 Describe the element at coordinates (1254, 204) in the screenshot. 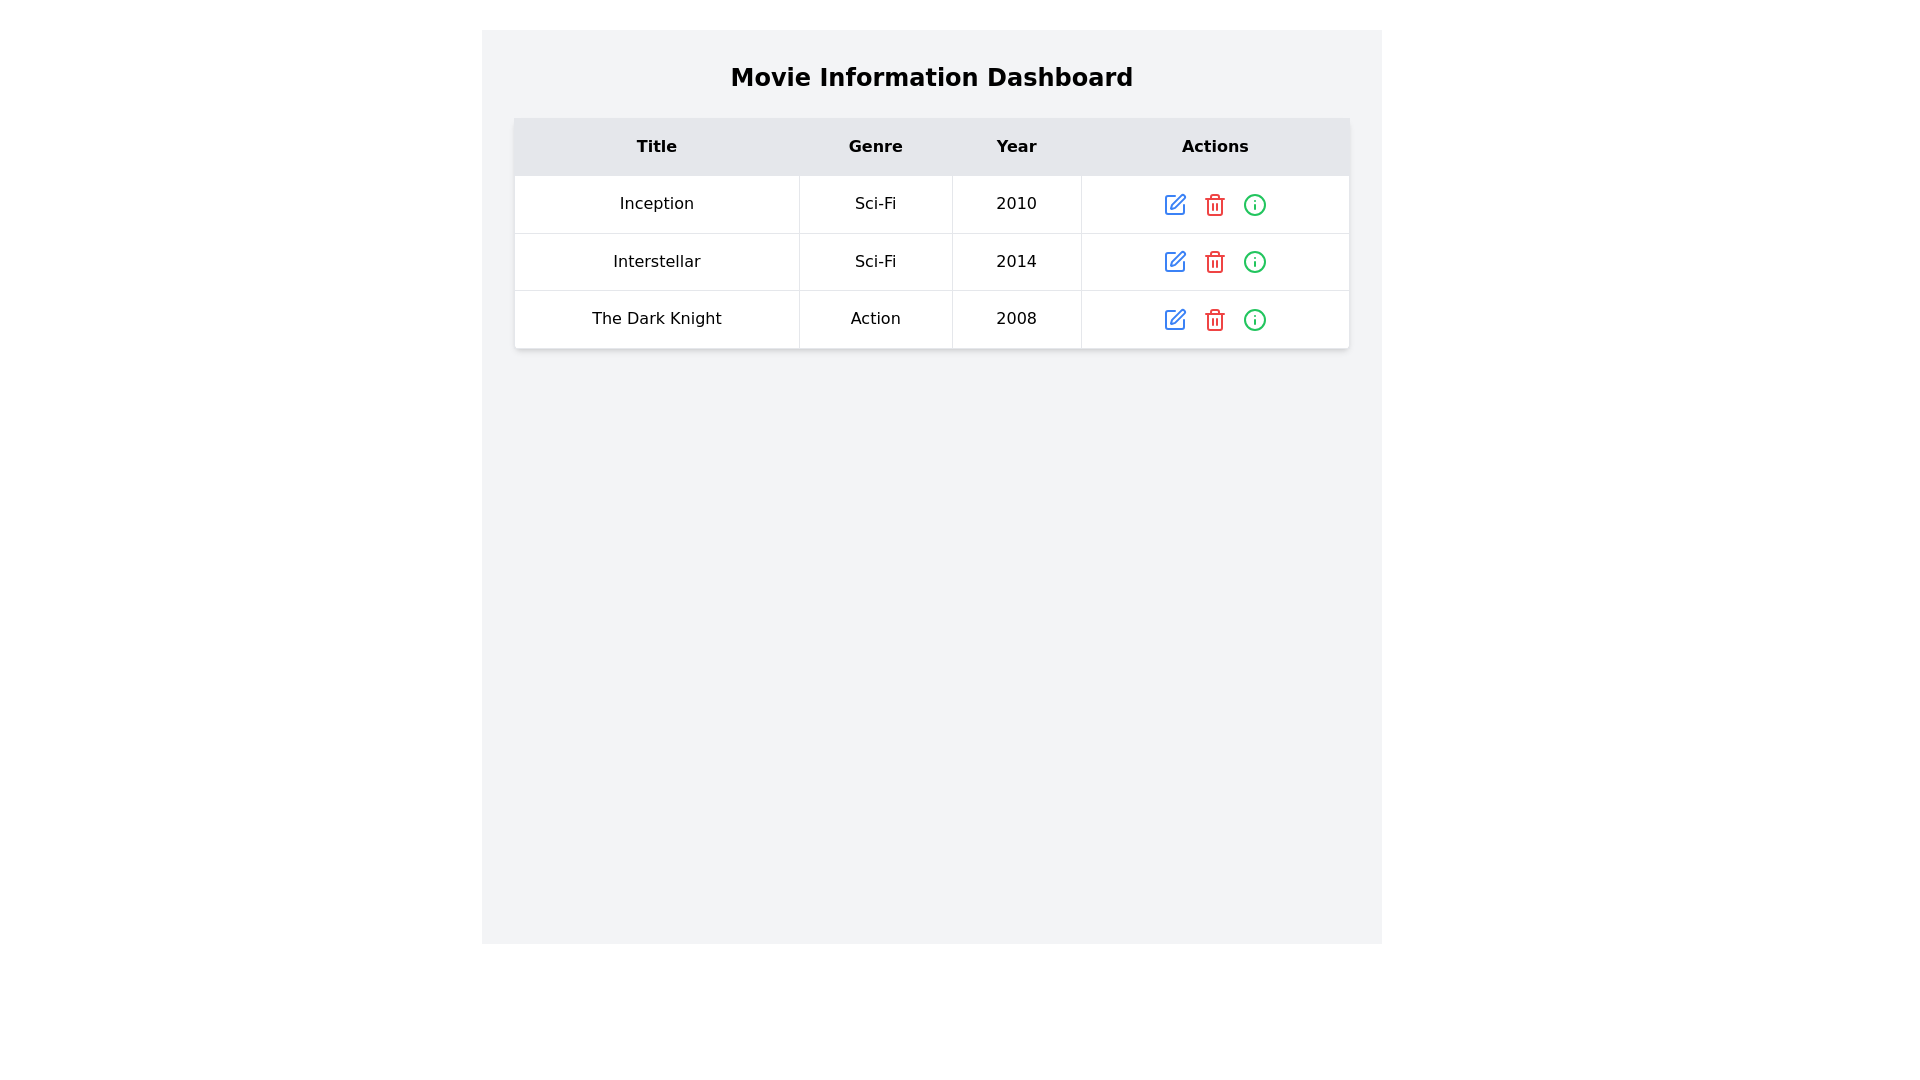

I see `the third circular icon with an outline in the 'Actions' column of the last row in the table` at that location.